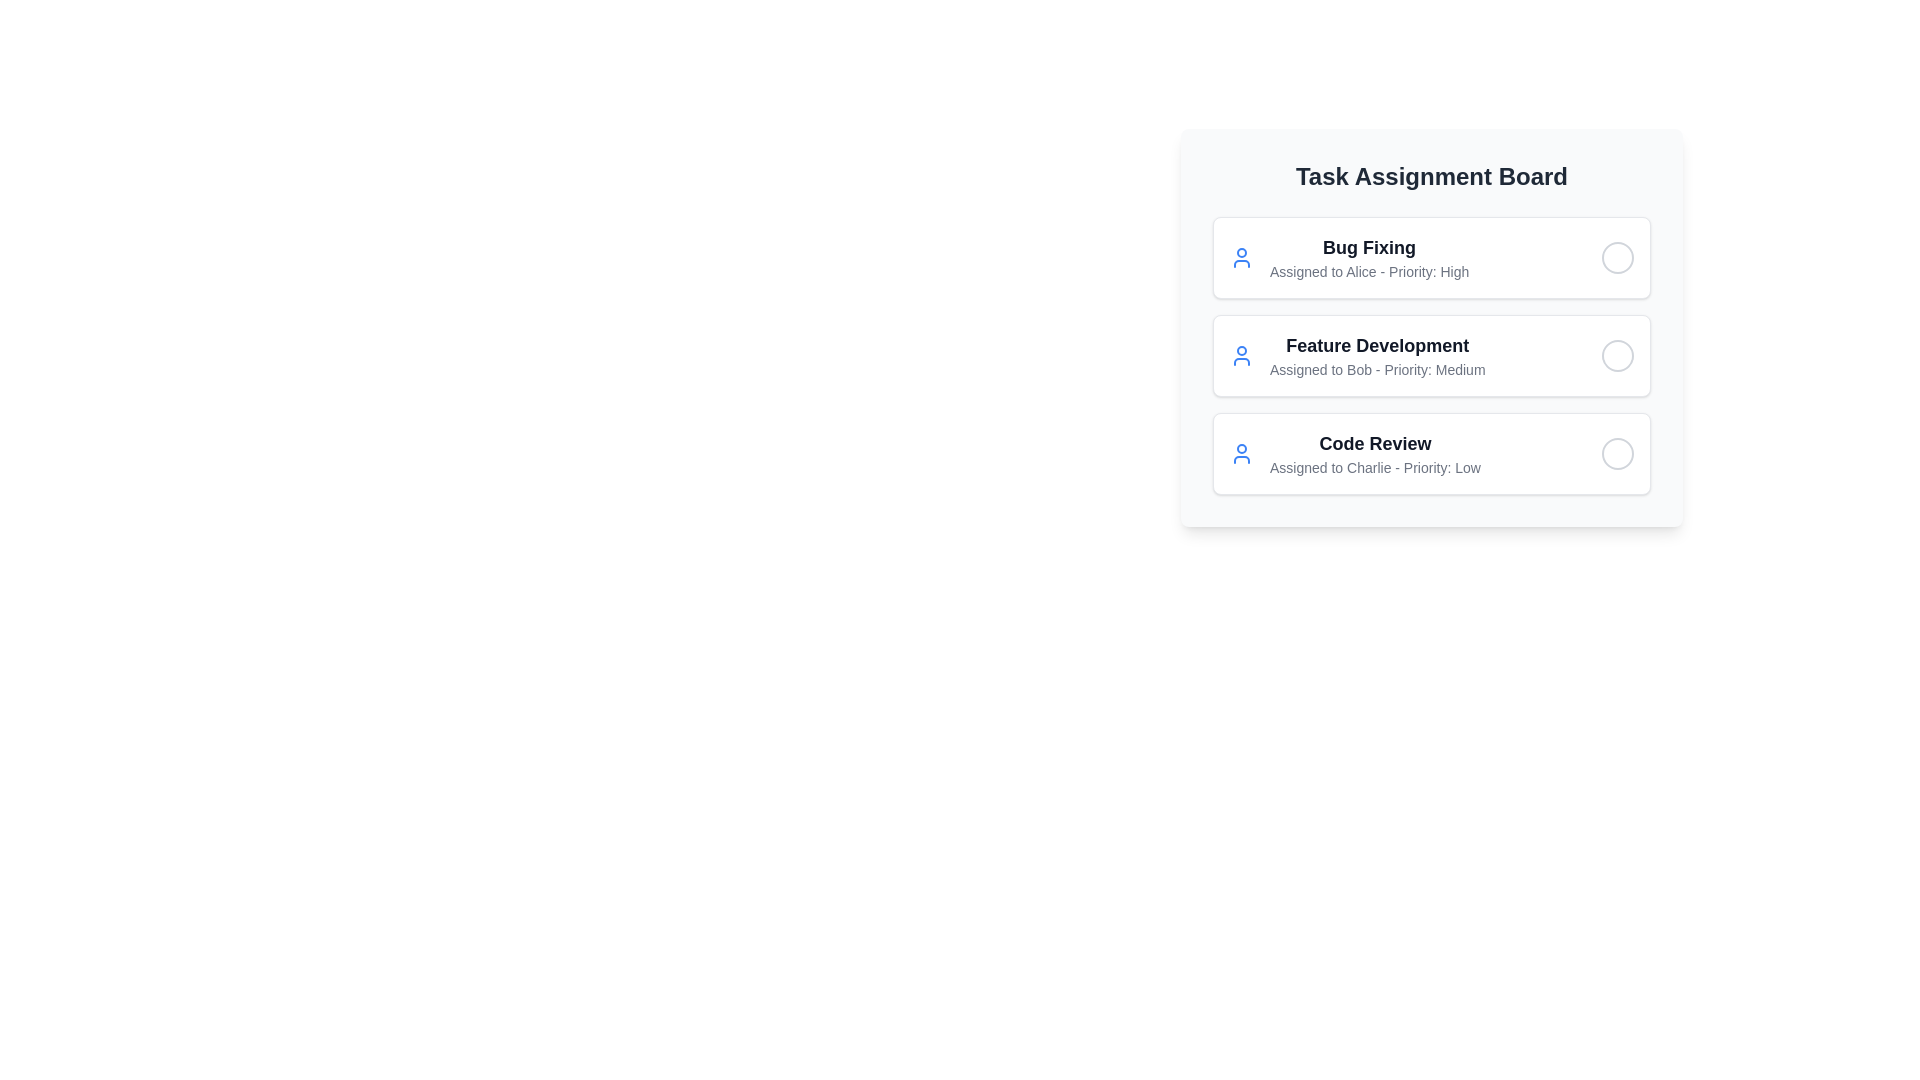  I want to click on information displayed in the text display element titled 'Bug Fixing' with a description 'Assigned to Alice - Priority: High' located at the top of the task list in the 'Task Assignment Board', so click(1368, 257).